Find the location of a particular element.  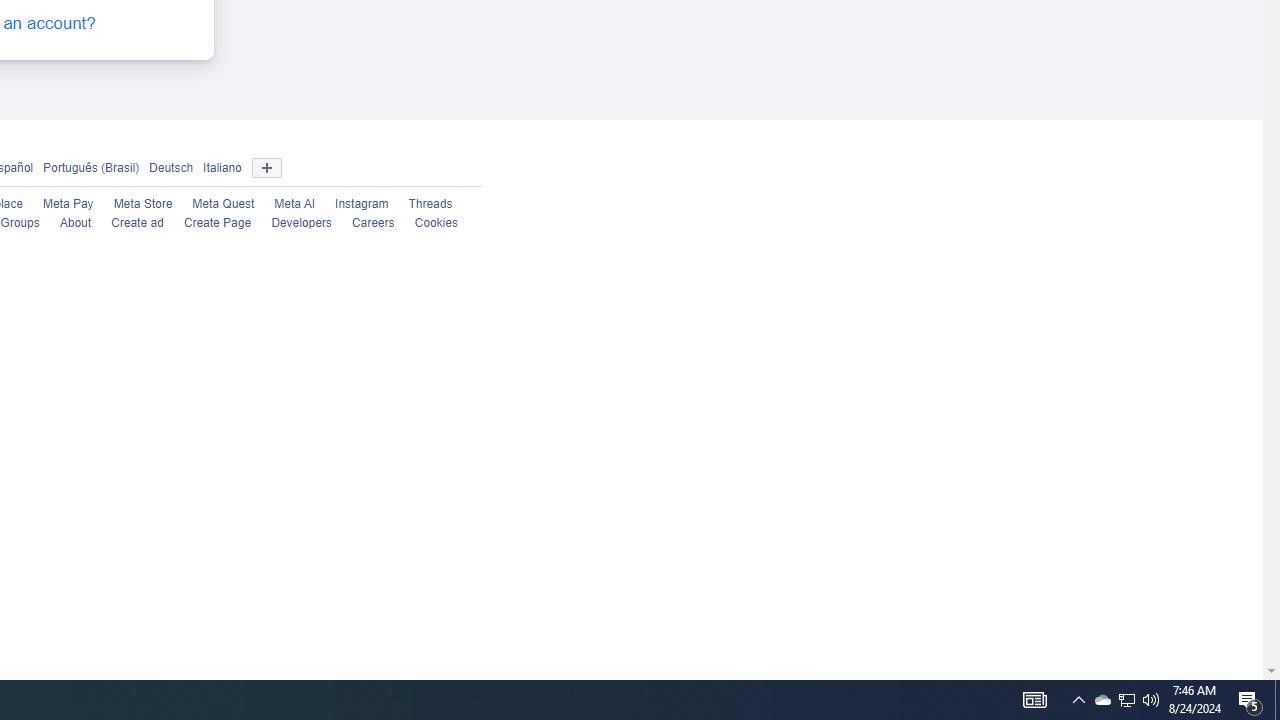

'Groups' is located at coordinates (19, 223).